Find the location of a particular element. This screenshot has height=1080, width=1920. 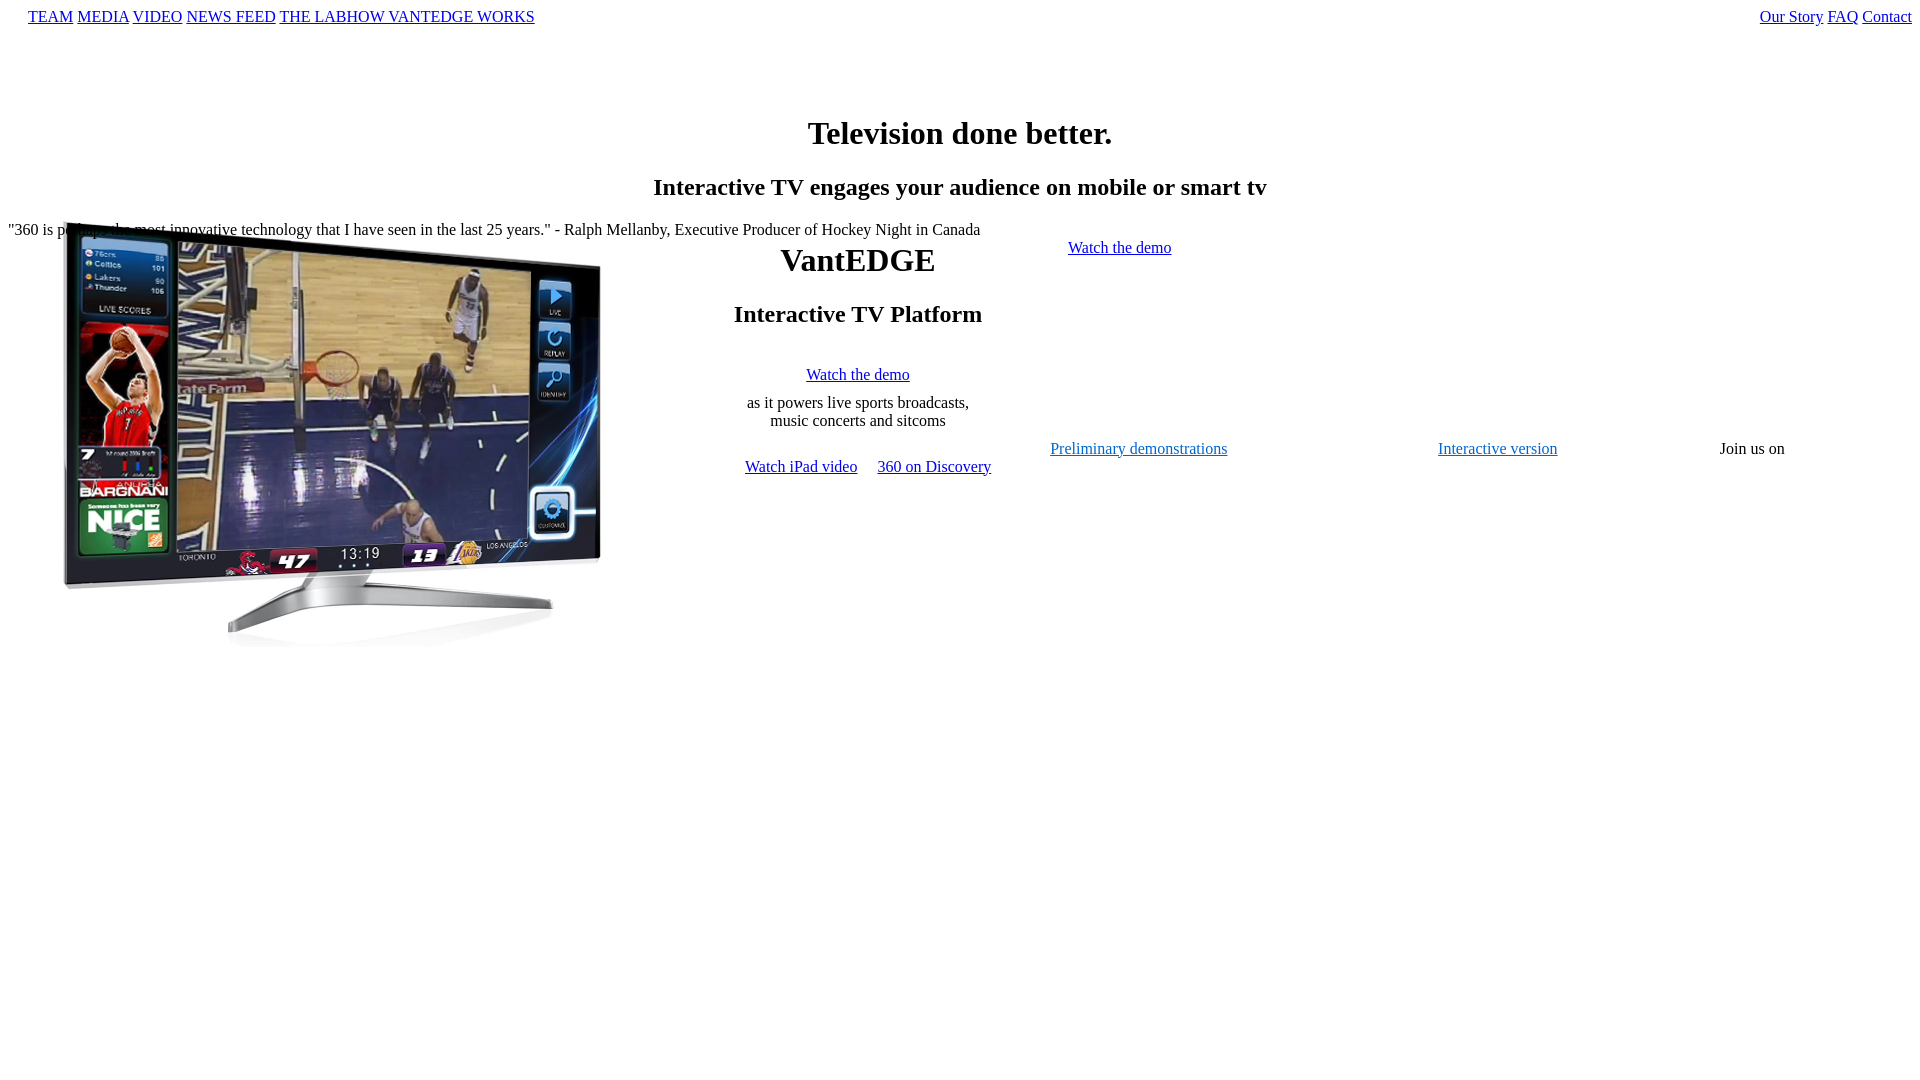

'VIDEO' is located at coordinates (132, 16).